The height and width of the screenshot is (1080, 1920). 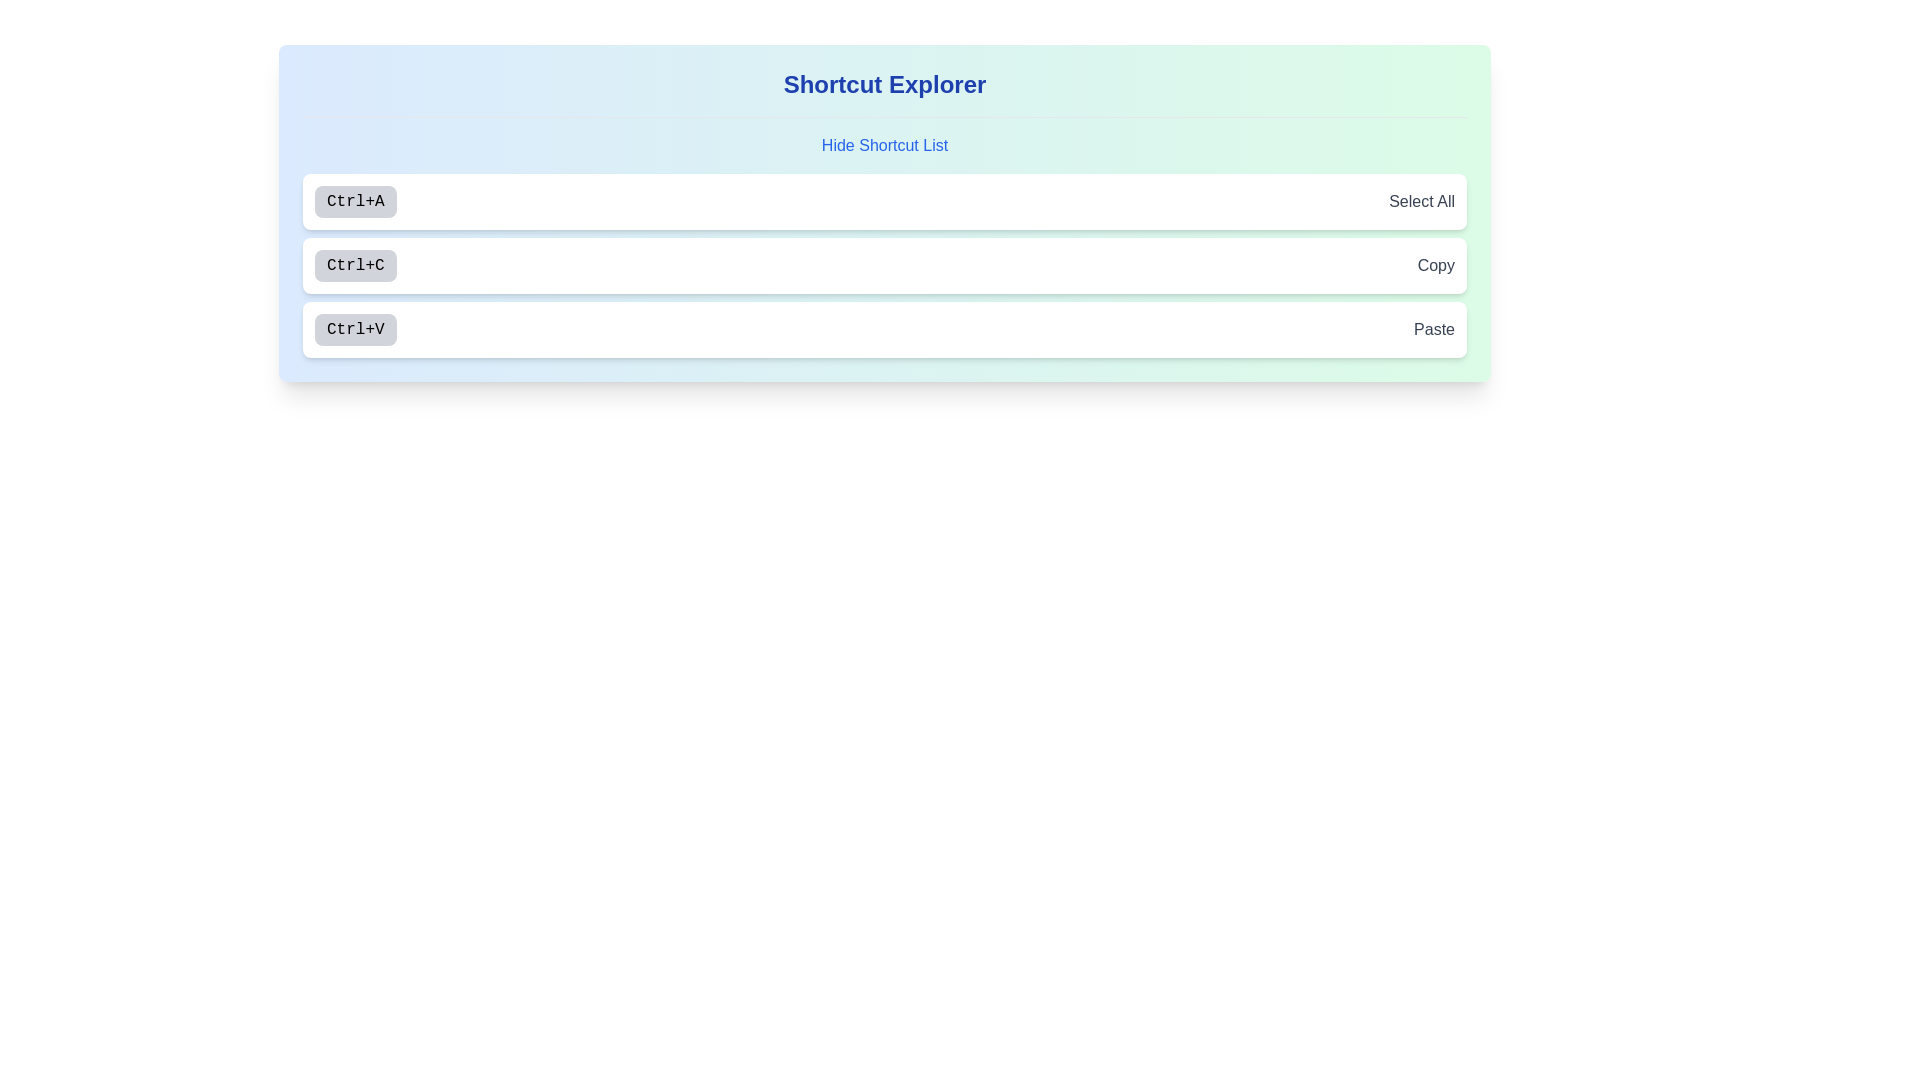 What do you see at coordinates (355, 329) in the screenshot?
I see `the static label with the text 'Ctrl+V', which is a rectangular button-like element with a light gray background and rounded corners, positioned to the left of the 'Paste' label` at bounding box center [355, 329].